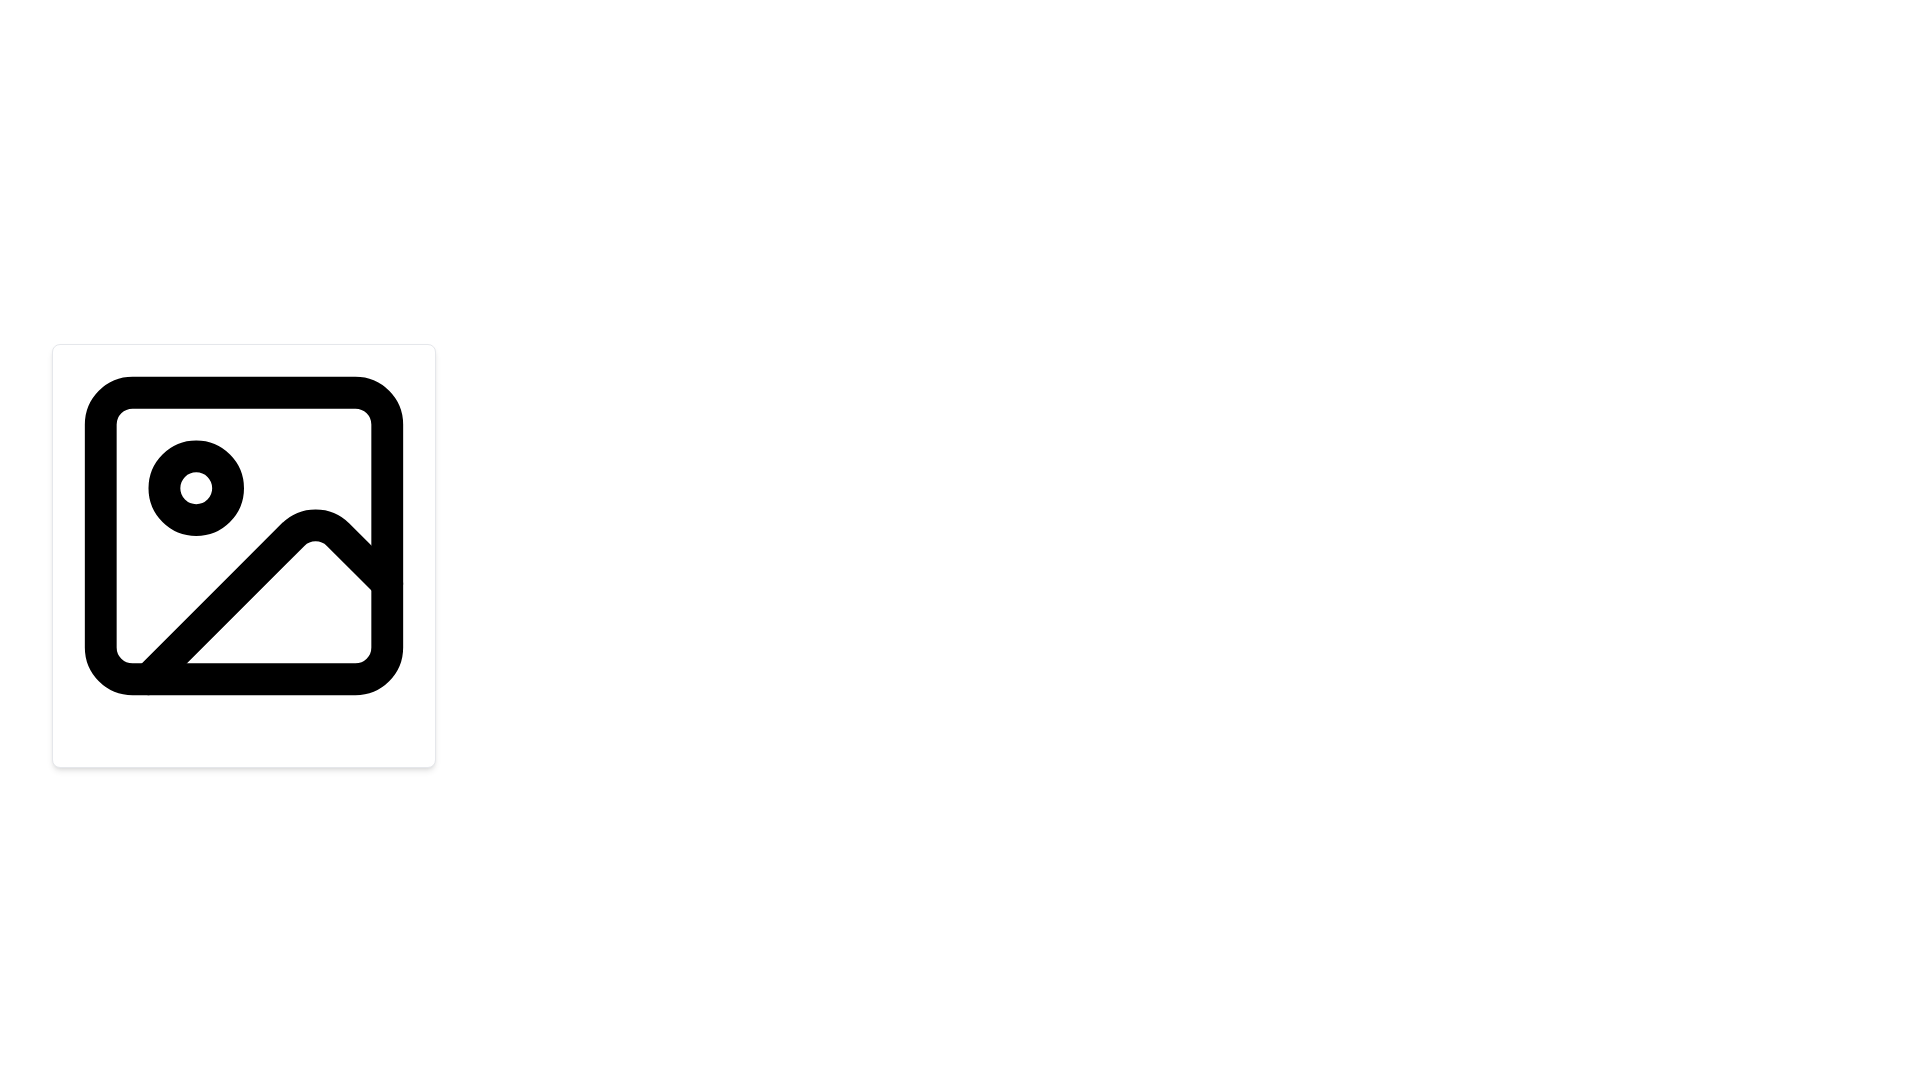  Describe the element at coordinates (243, 535) in the screenshot. I see `the image placeholder located at the top-center of the card layout, which serves as a visual component for displaying an image` at that location.